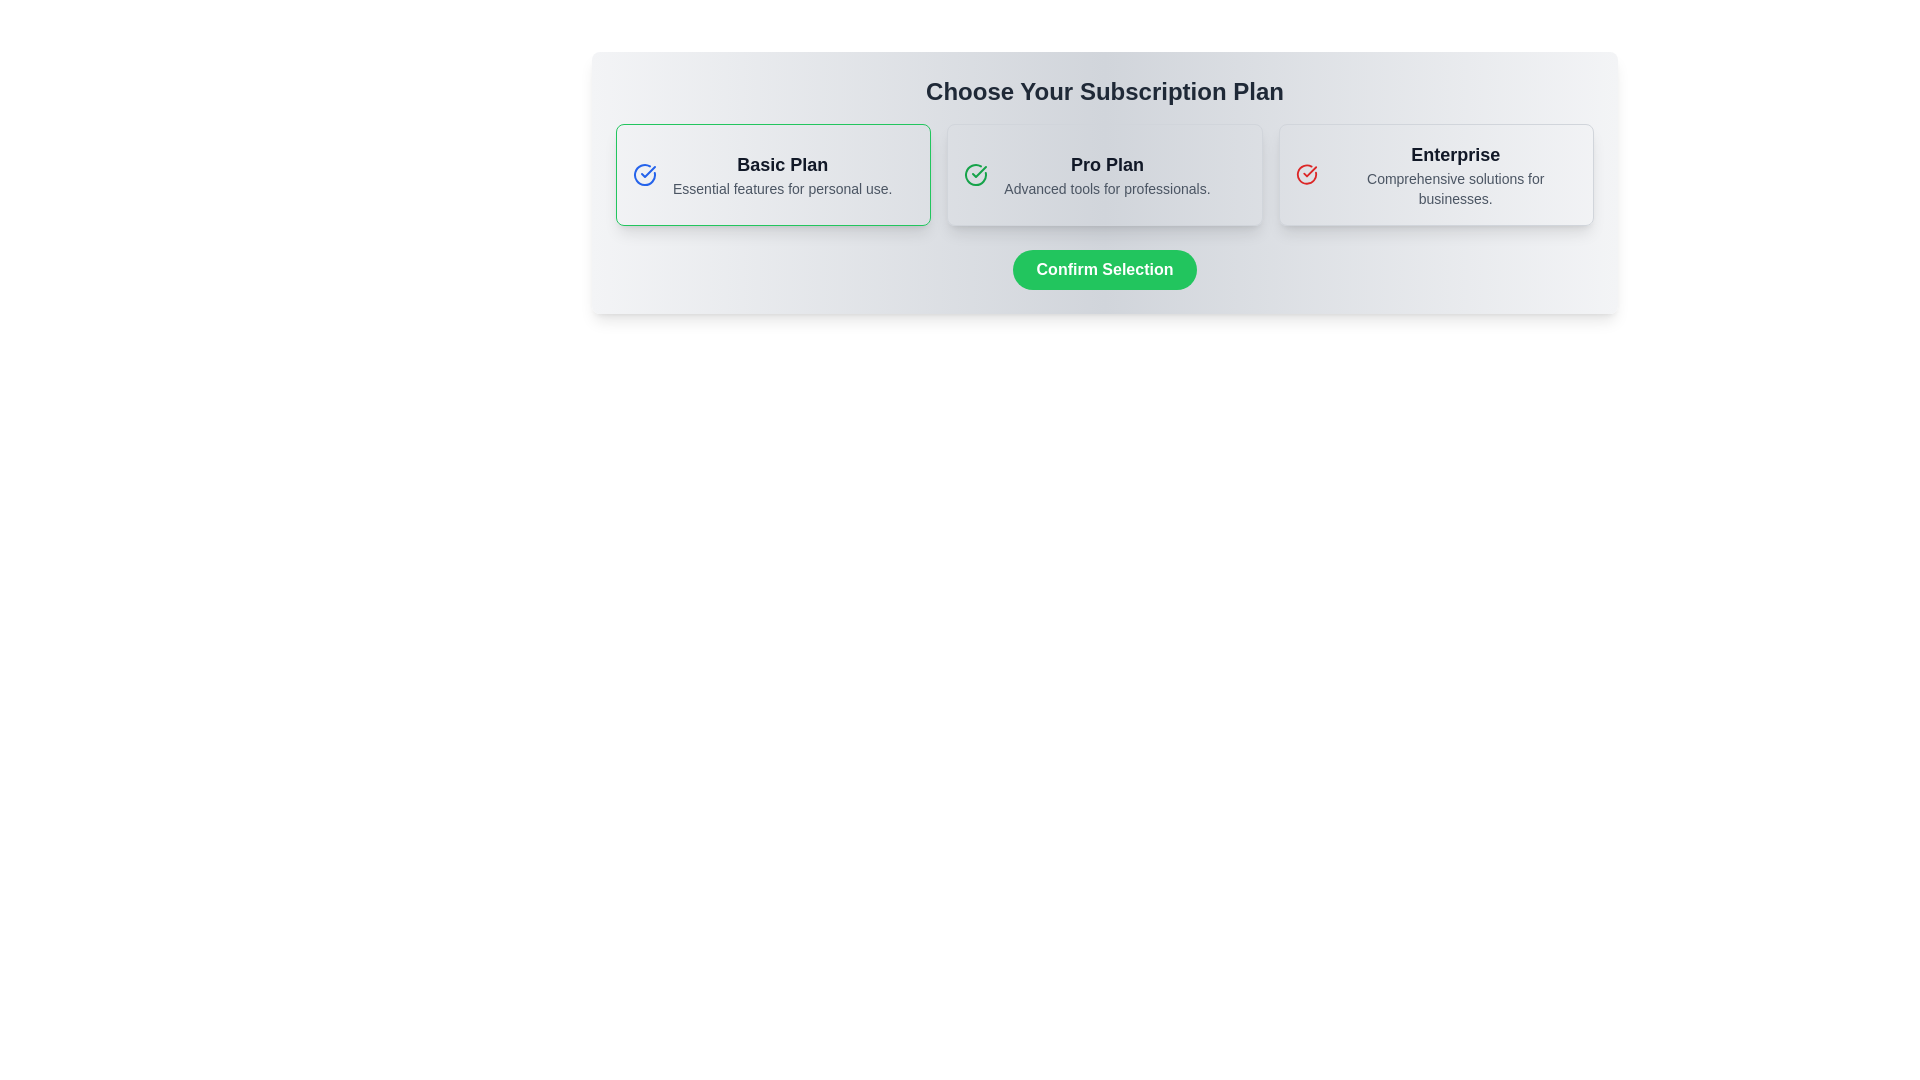  Describe the element at coordinates (1307, 173) in the screenshot. I see `the circular red checkmark icon indicating selection, which is aligned to the left of the 'Enterprise' subscription plan option` at that location.